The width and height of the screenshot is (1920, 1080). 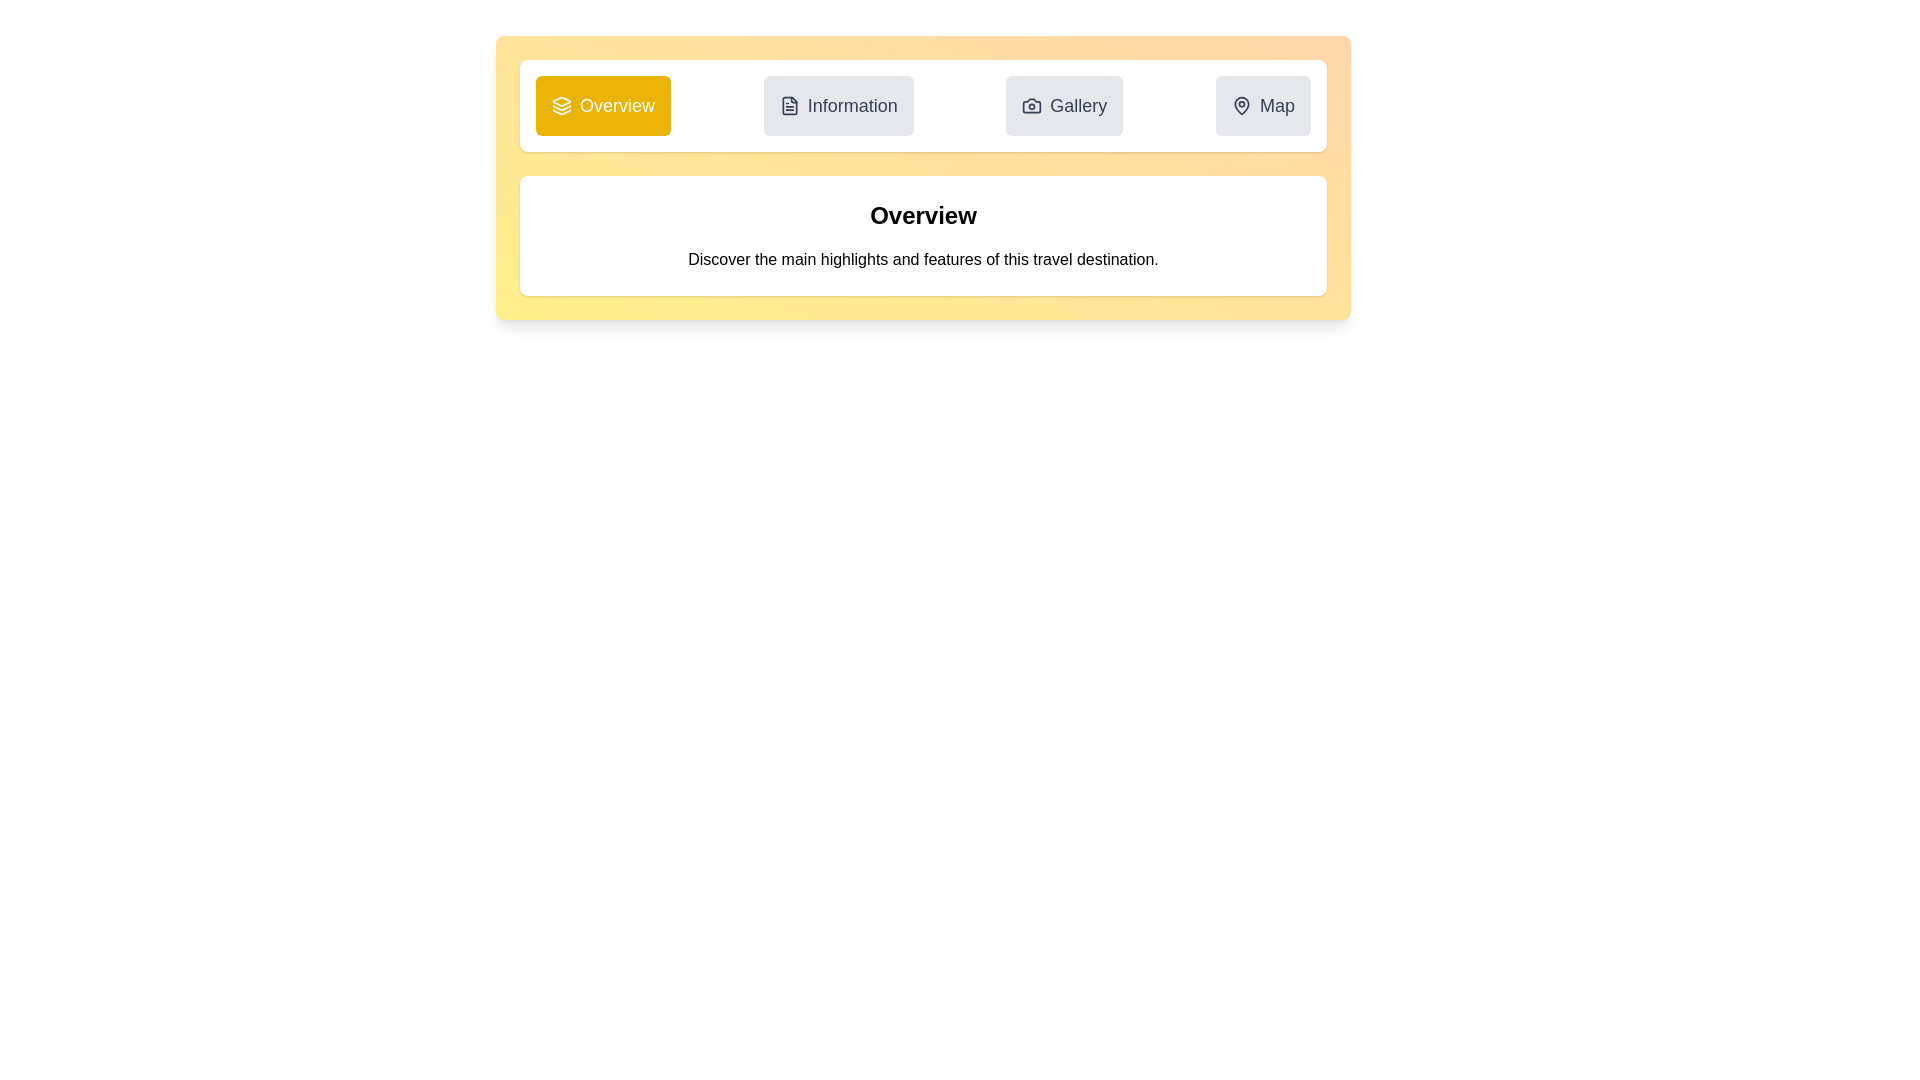 What do you see at coordinates (838, 105) in the screenshot?
I see `the tab labeled Information to observe its hover effect` at bounding box center [838, 105].